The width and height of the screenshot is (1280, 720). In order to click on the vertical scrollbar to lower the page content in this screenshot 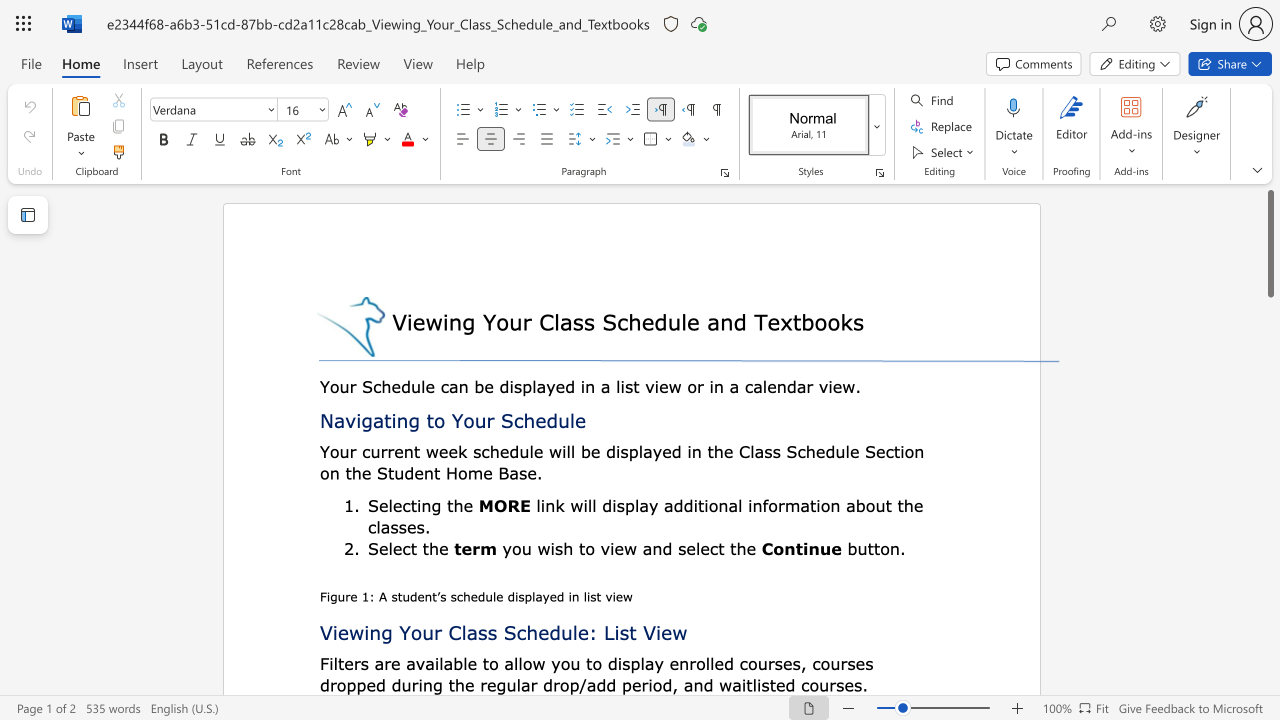, I will do `click(1269, 498)`.